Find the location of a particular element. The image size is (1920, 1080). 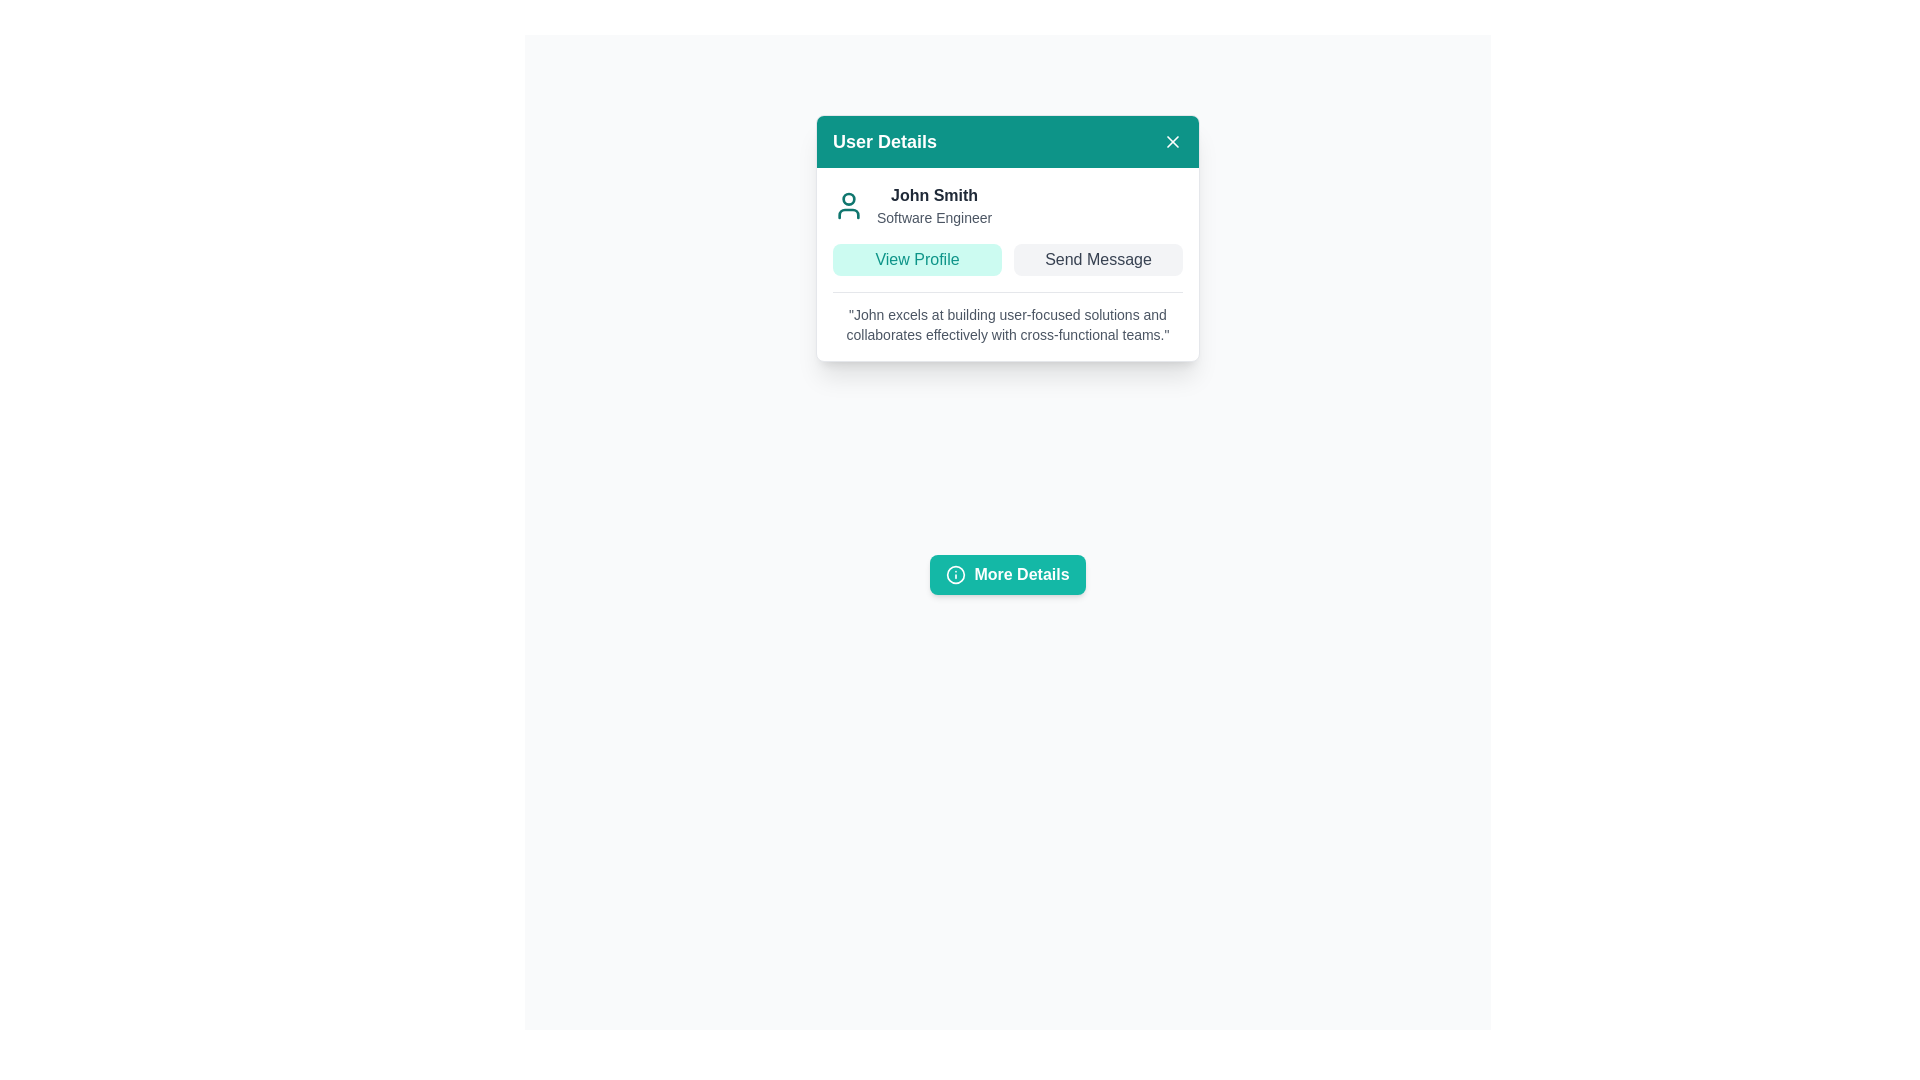

the text element that indicates the professional role or title of the user, which is located below 'John Smith' and above the 'View Profile' button in the user details card is located at coordinates (933, 218).